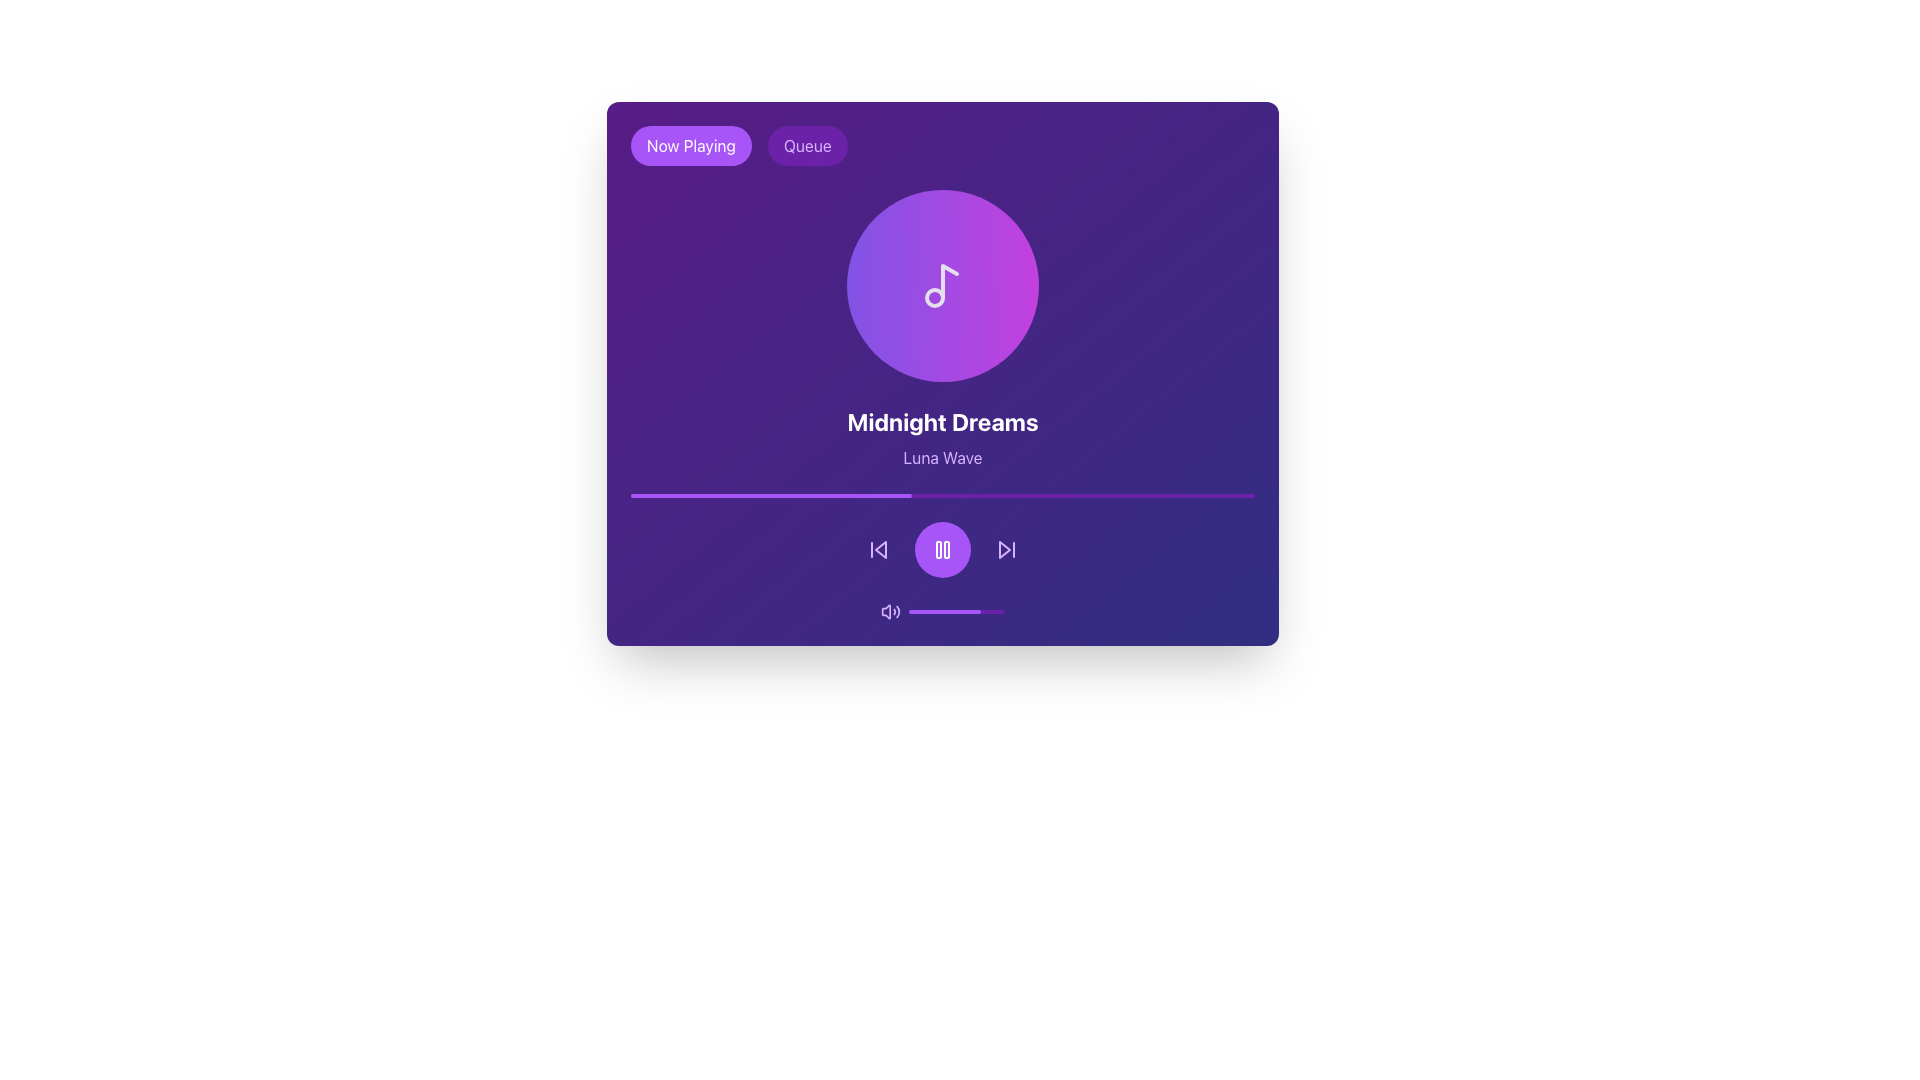 The image size is (1920, 1080). I want to click on the volume control speaker icon located on the lower part of the interface, to the left of the horizontal purple progress bar, so click(890, 611).